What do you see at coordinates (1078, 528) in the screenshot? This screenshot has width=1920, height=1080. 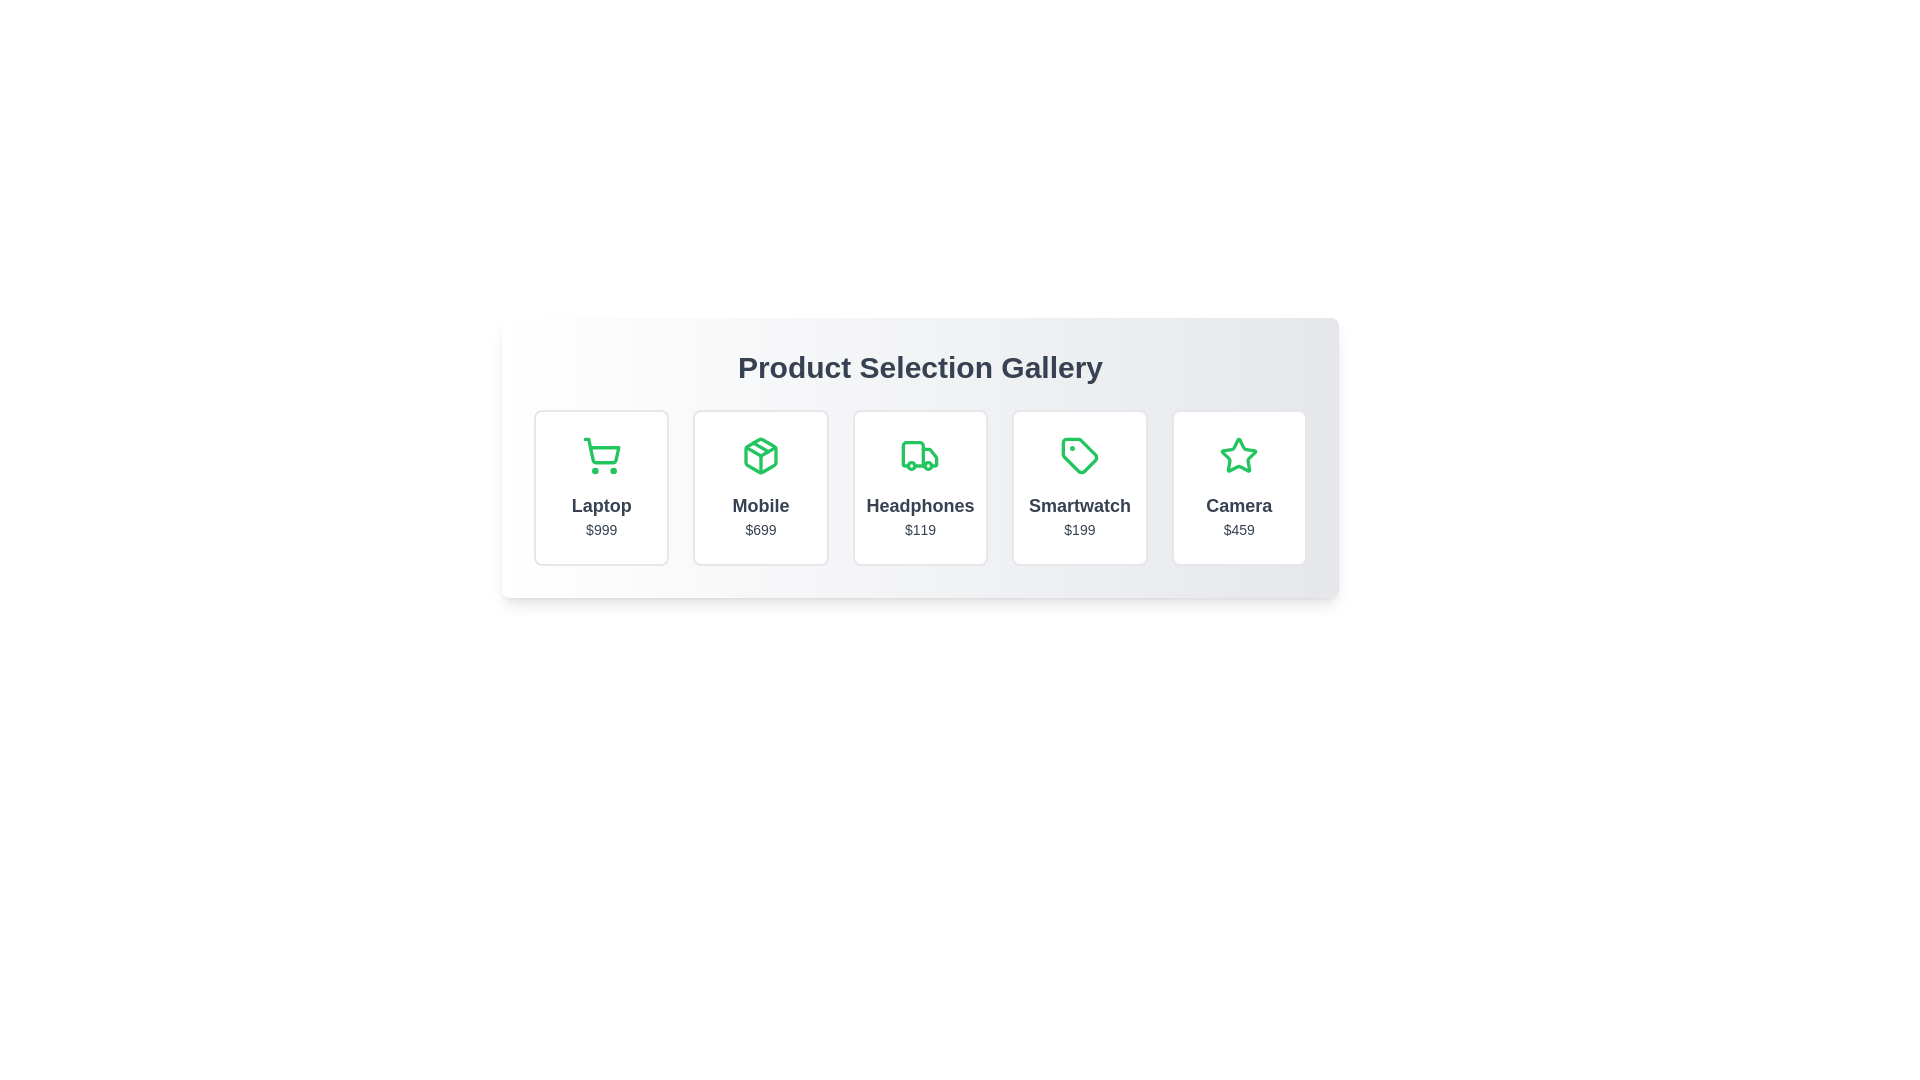 I see `the text label displaying the price '$199', which is located beneath the item title 'Smartwatch' in the fourth card of the grid layout` at bounding box center [1078, 528].